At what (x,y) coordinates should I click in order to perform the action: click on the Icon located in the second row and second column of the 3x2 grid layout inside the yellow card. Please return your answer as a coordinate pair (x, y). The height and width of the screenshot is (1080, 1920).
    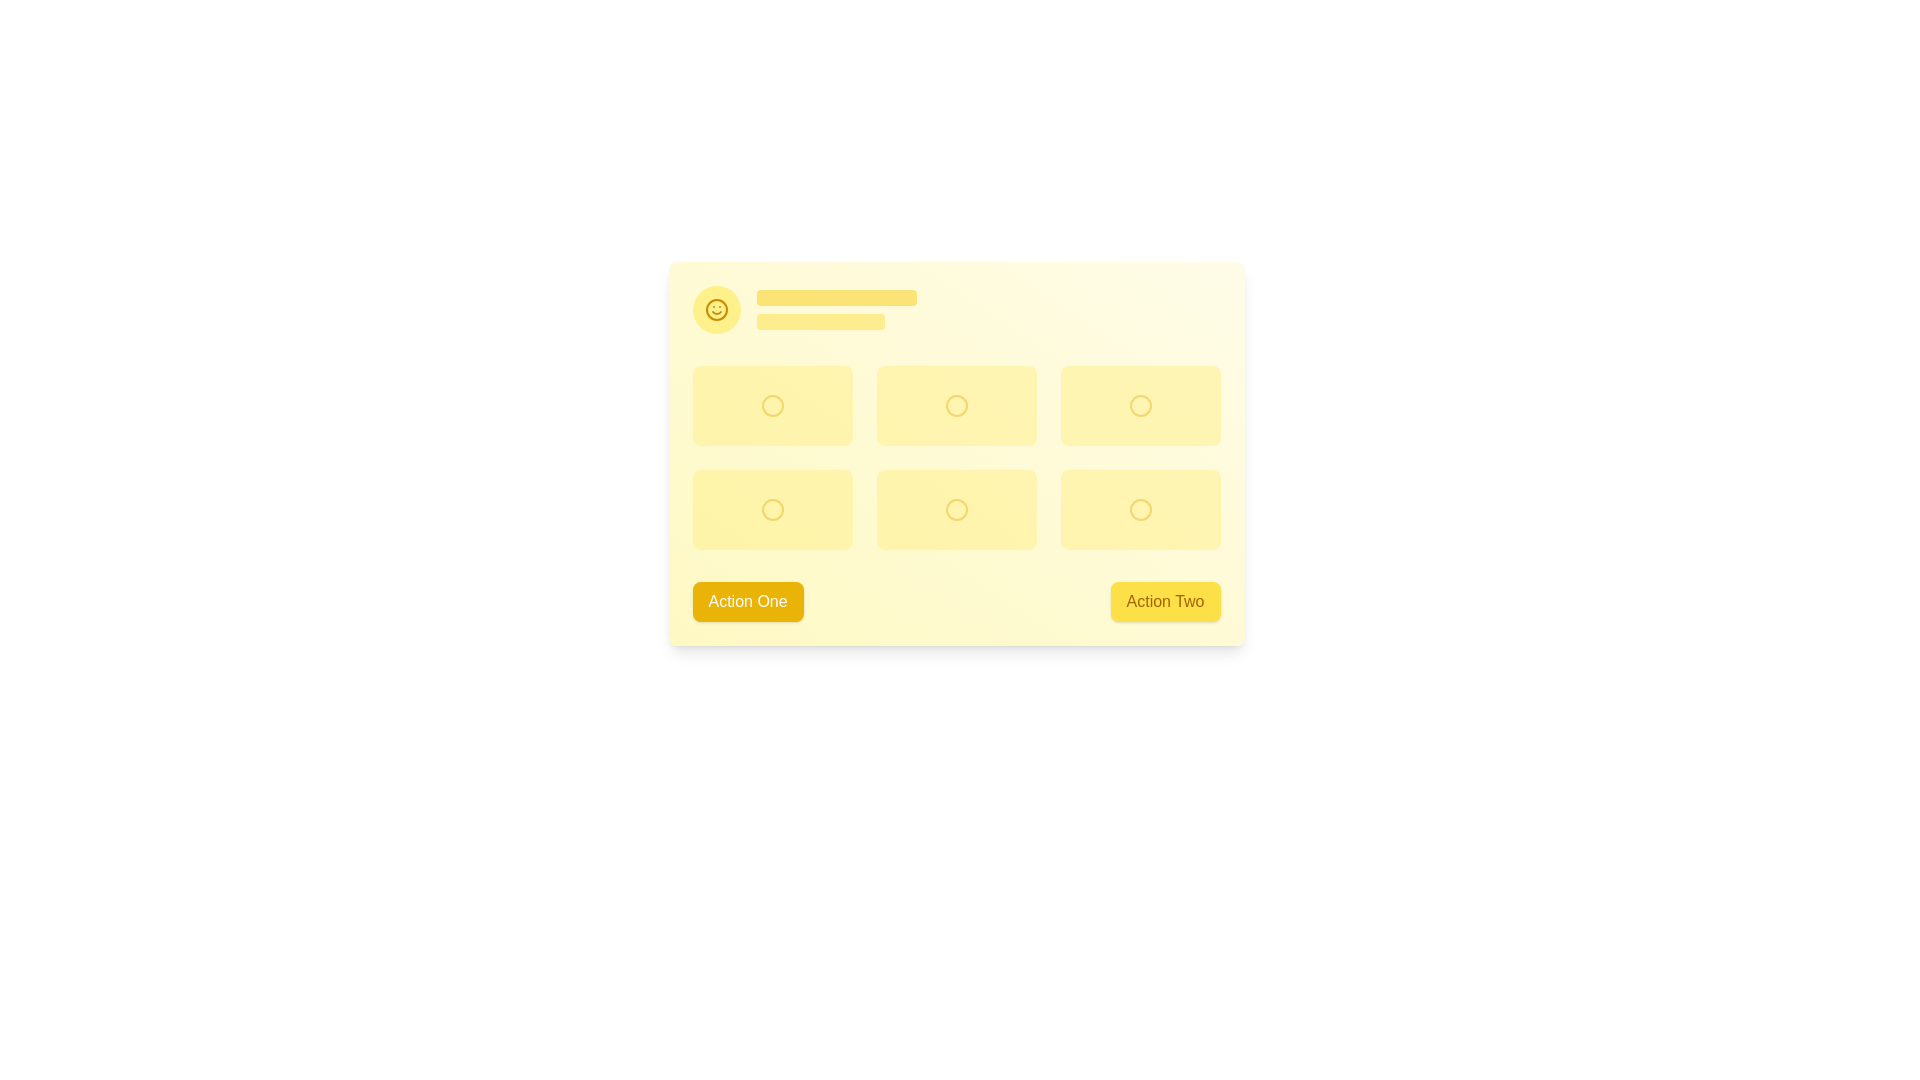
    Looking at the image, I should click on (955, 508).